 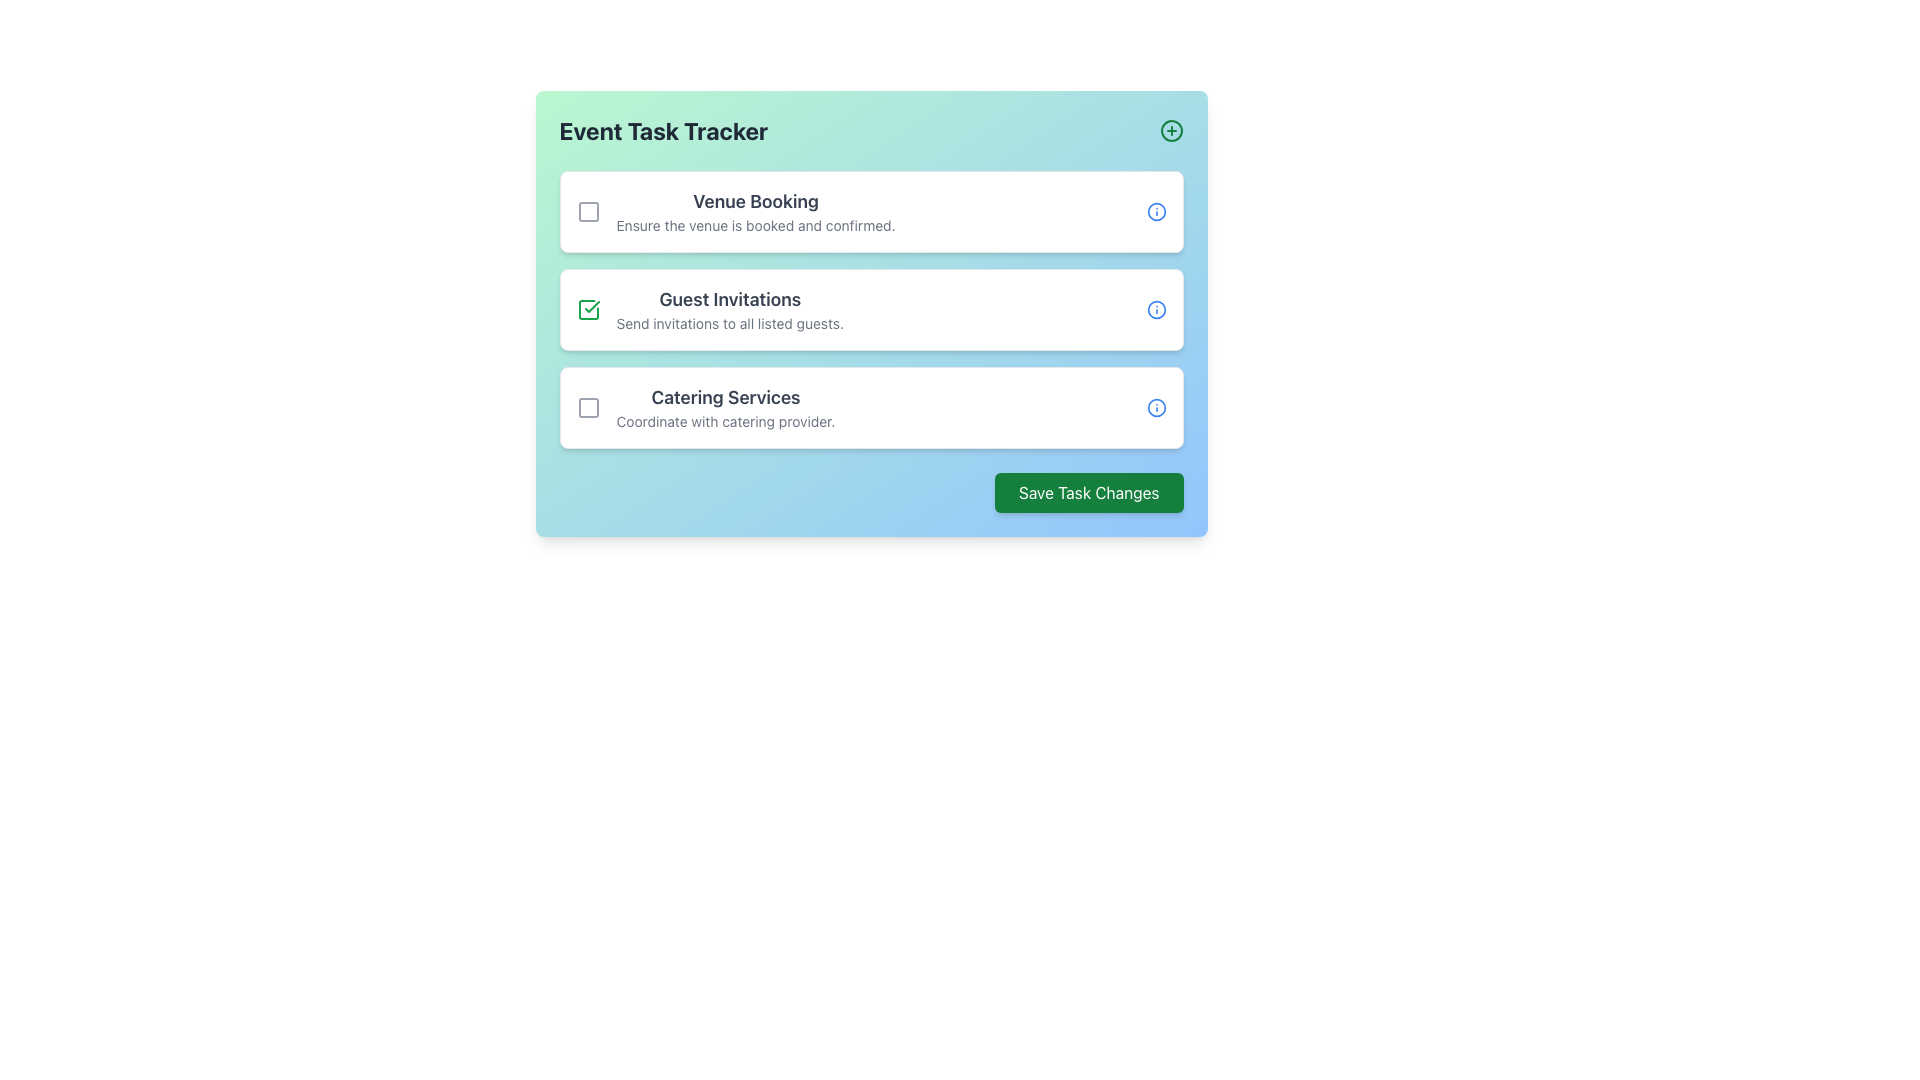 What do you see at coordinates (1171, 131) in the screenshot?
I see `the 'add' or 'create' button located in the top-right corner of the 'Event Task Tracker' section` at bounding box center [1171, 131].